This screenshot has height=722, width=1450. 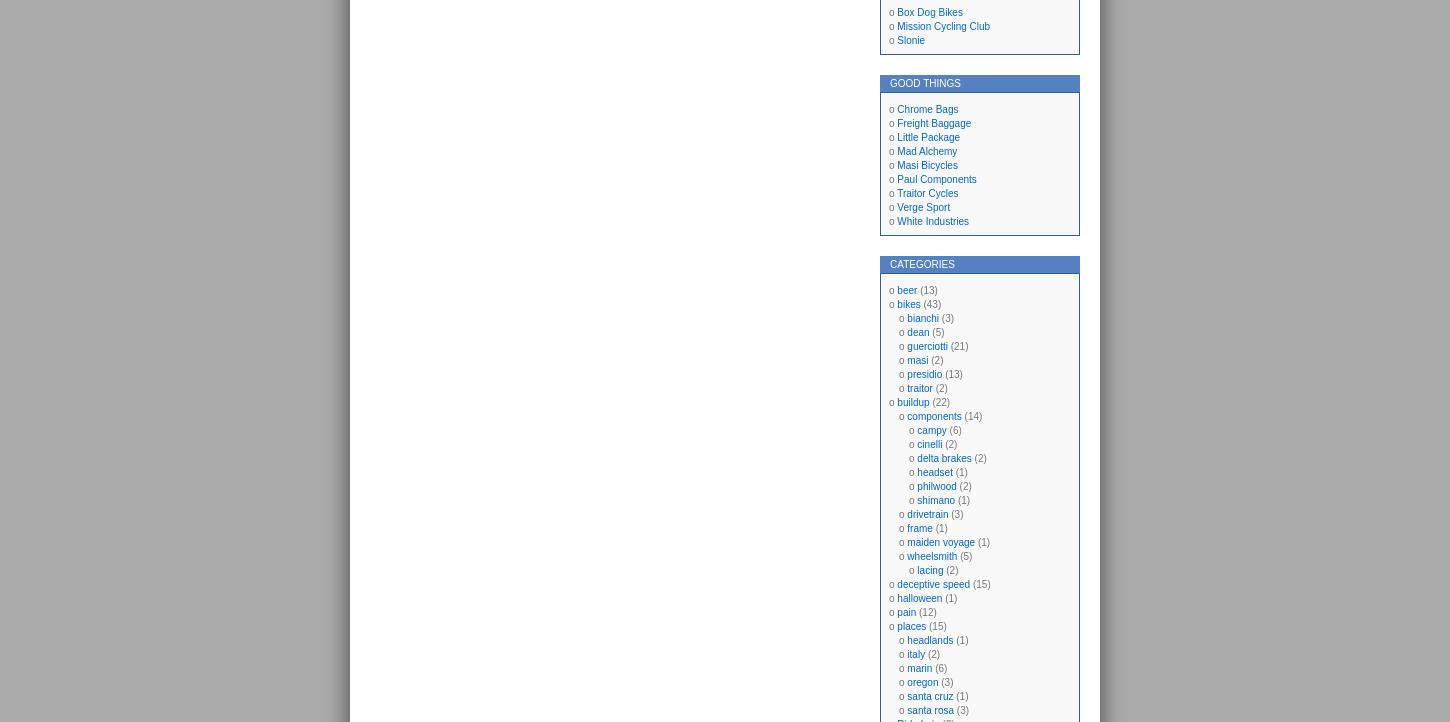 What do you see at coordinates (895, 179) in the screenshot?
I see `'Paul Components'` at bounding box center [895, 179].